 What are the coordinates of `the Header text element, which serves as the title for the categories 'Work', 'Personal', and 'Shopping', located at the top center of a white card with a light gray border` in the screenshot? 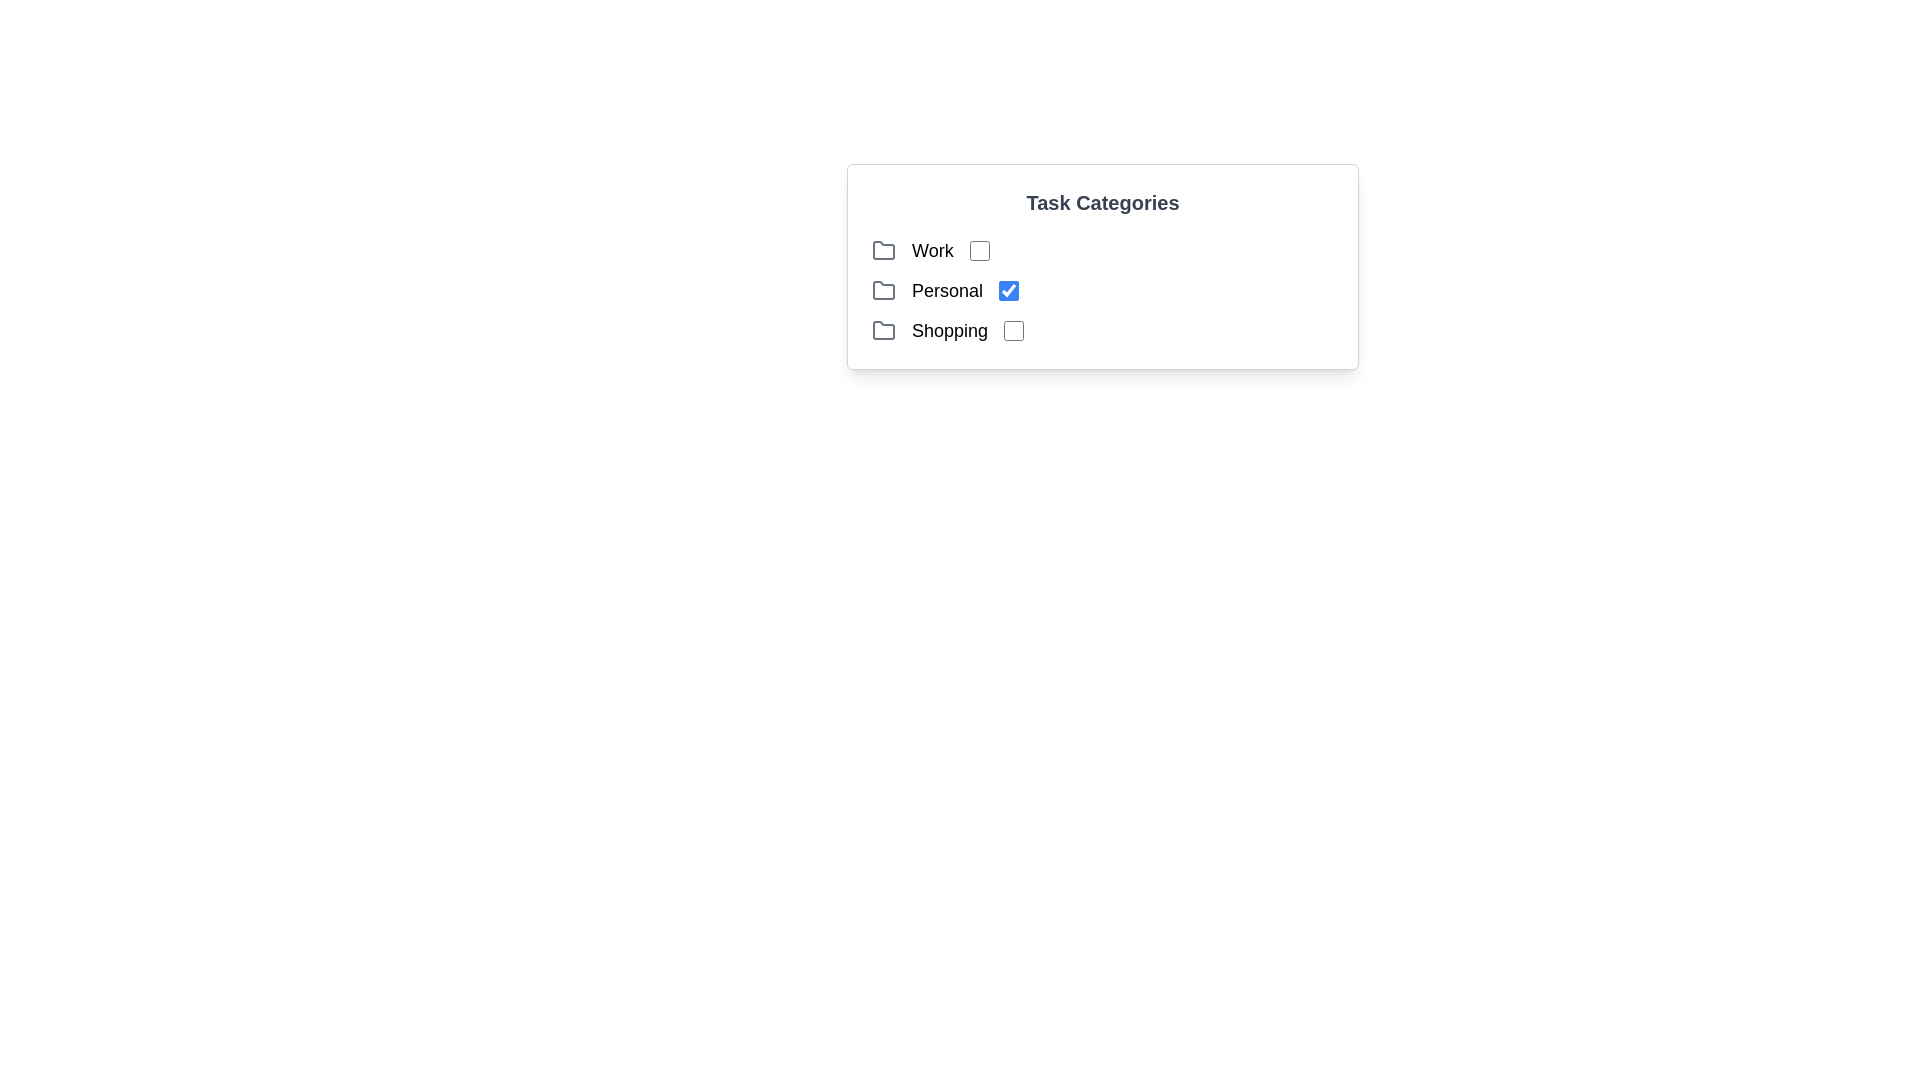 It's located at (1102, 203).